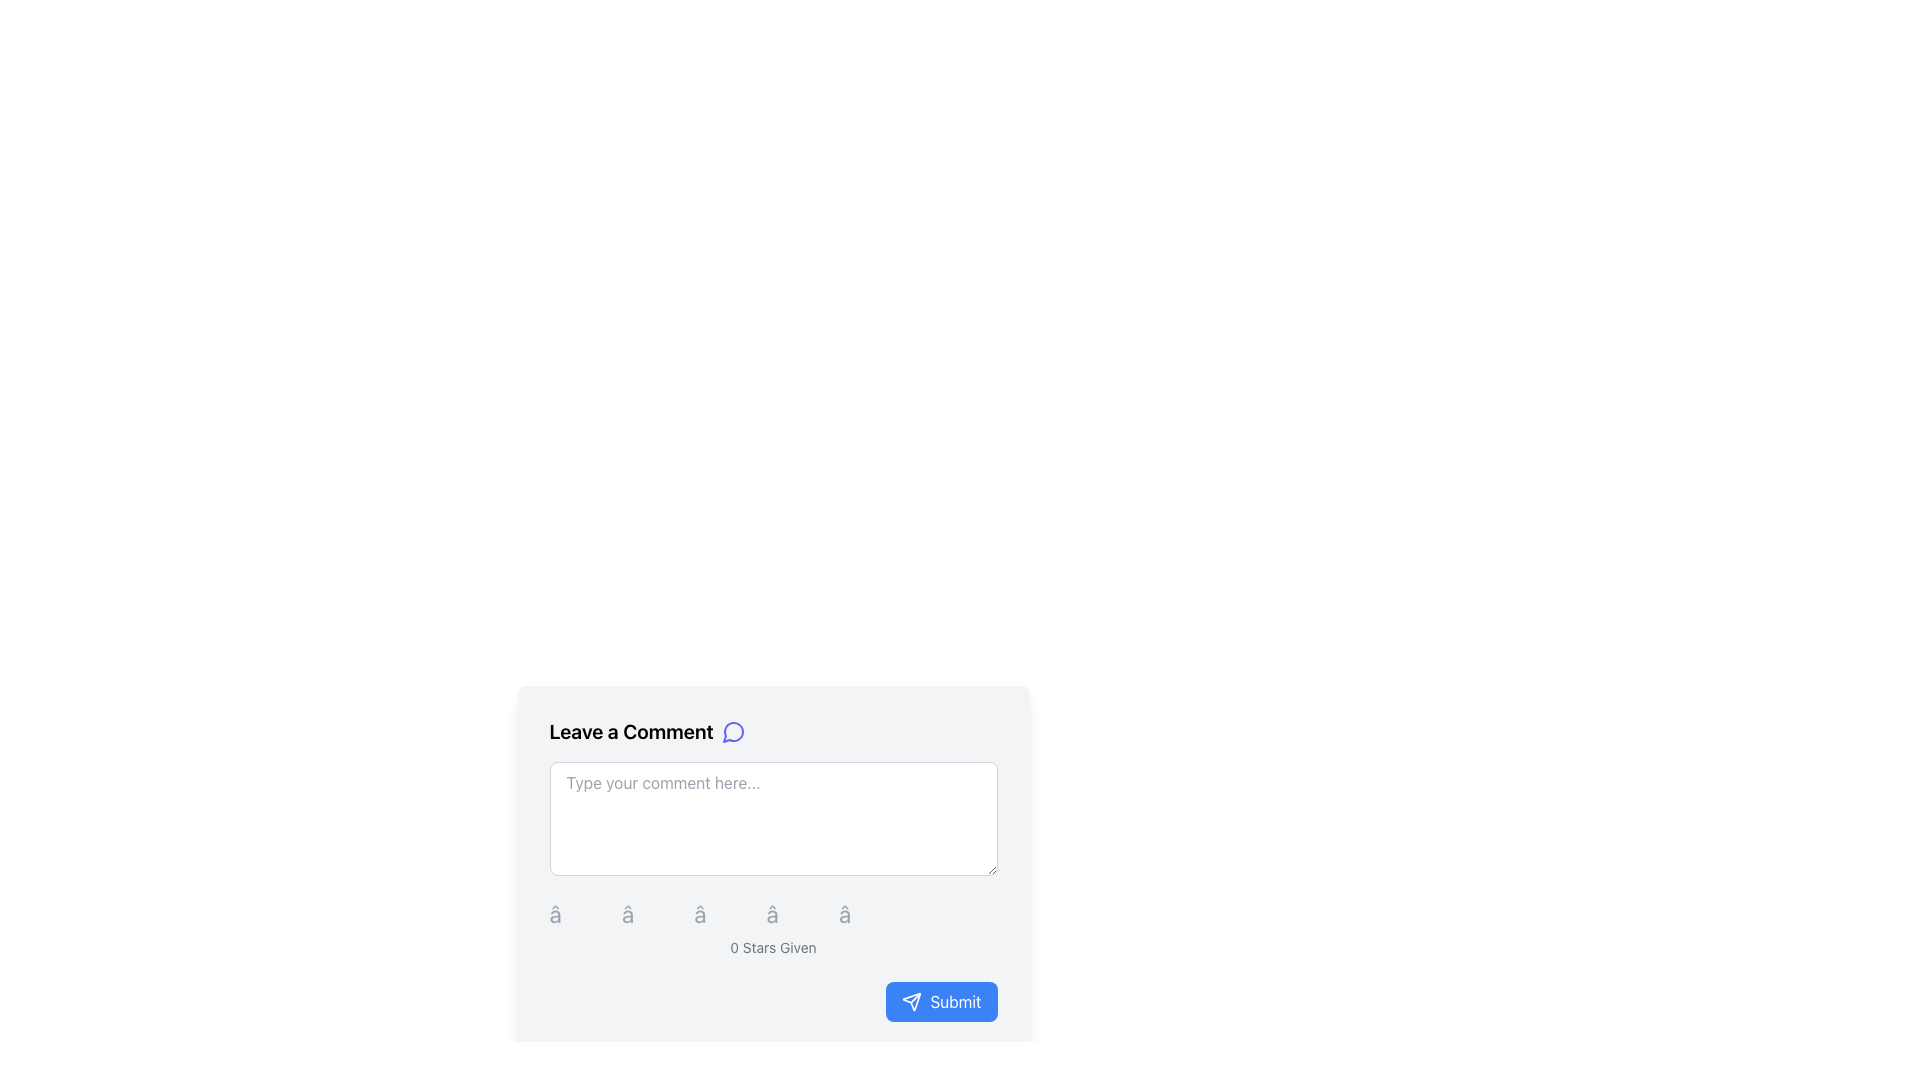  Describe the element at coordinates (772, 947) in the screenshot. I see `the text label displaying '0 Stars Given' located in the rating description section of the feedback card titled 'Leave a Comment'` at that location.